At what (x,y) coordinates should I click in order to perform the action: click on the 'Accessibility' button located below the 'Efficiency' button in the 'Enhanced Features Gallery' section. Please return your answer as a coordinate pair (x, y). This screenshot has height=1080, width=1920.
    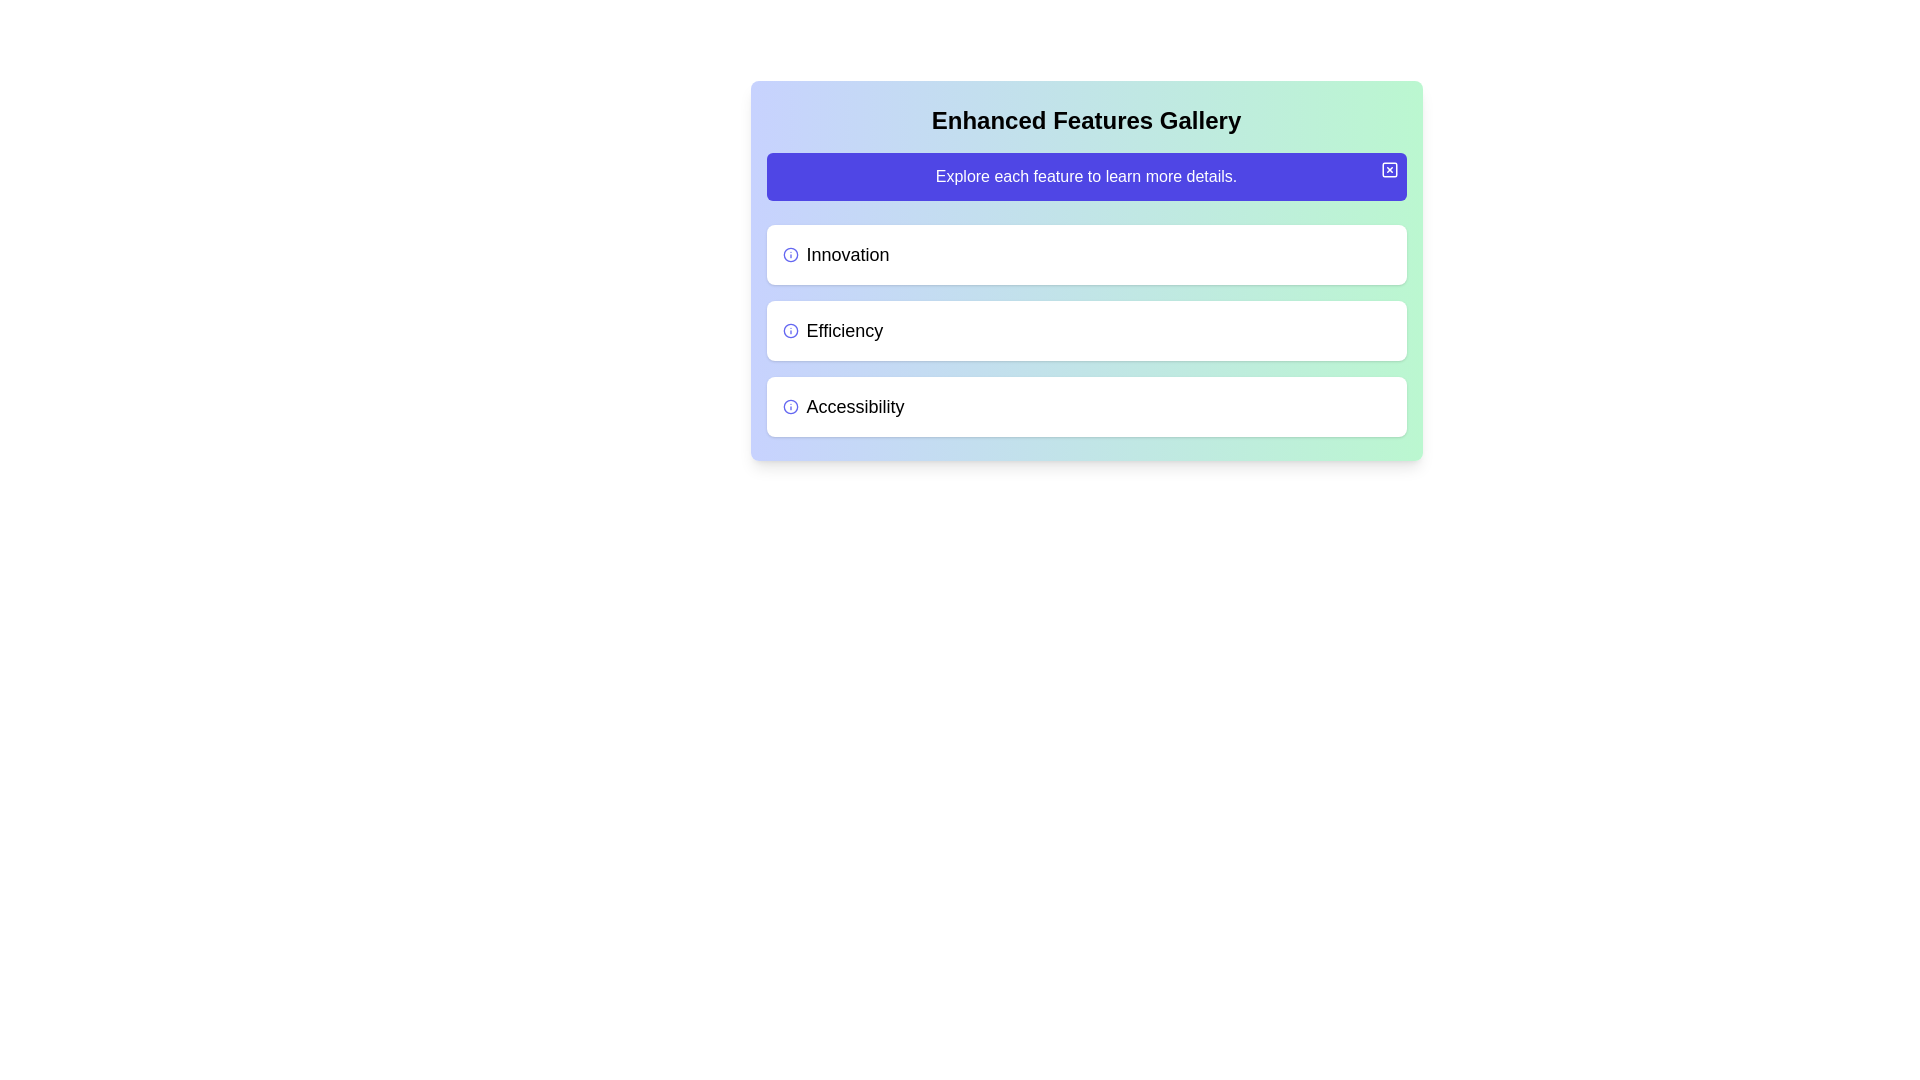
    Looking at the image, I should click on (1085, 406).